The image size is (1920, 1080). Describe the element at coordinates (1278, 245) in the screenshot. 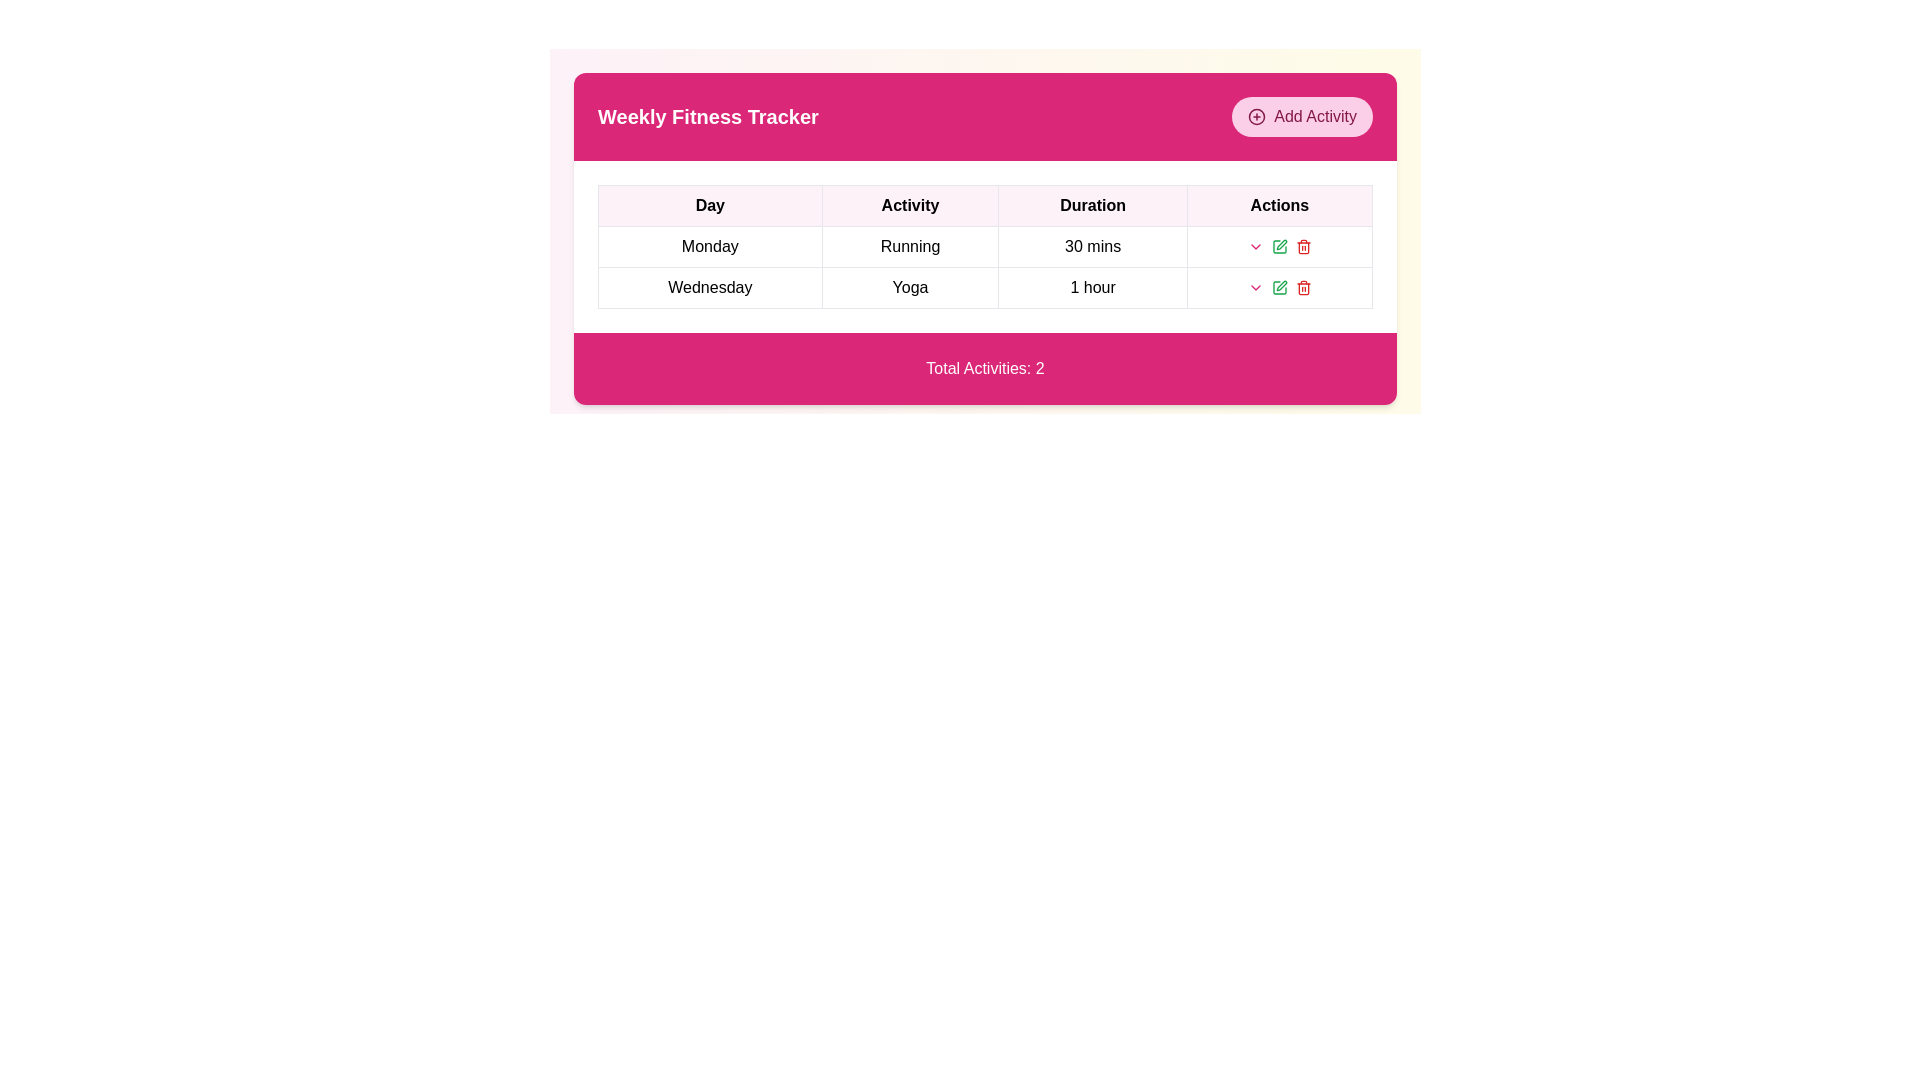

I see `the green square icon resembling a pen in the 'Actions' column of the second row (Yoga) of the table to initiate editing` at that location.